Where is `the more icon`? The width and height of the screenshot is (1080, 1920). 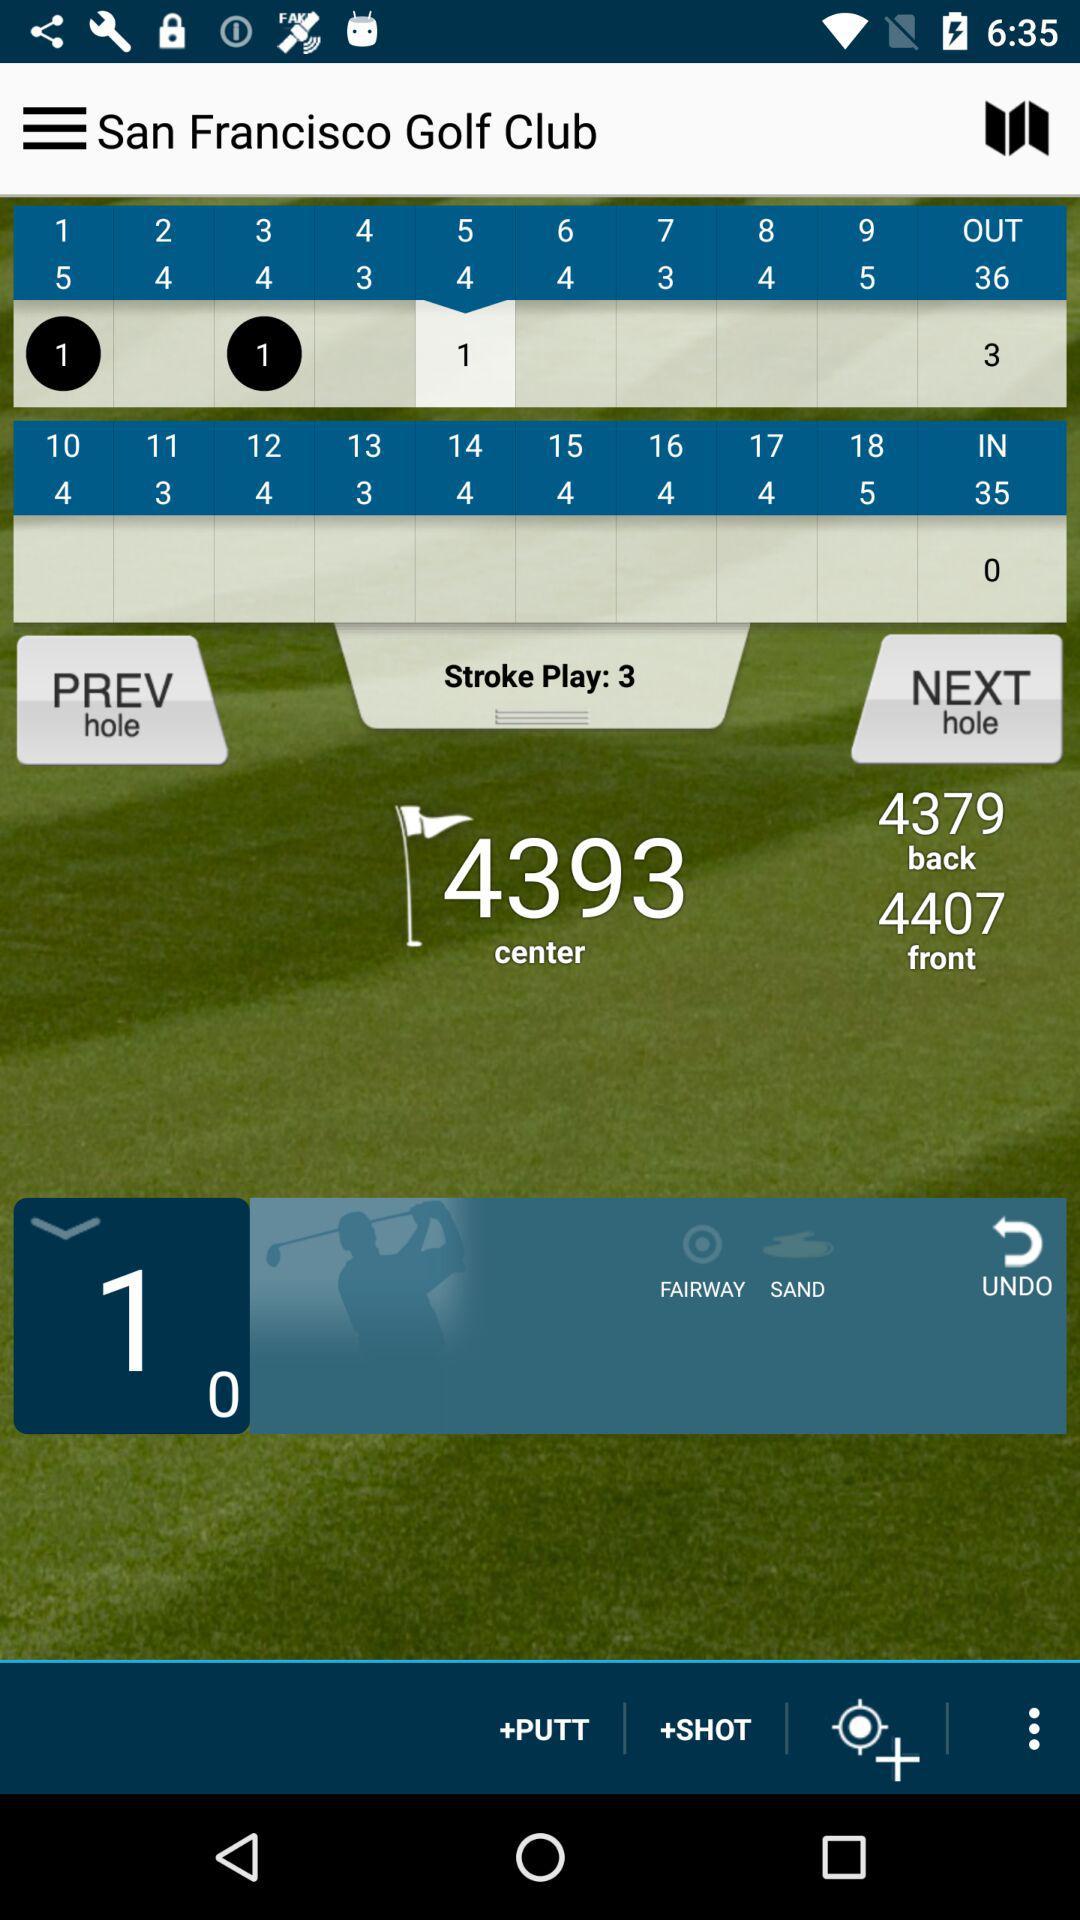
the more icon is located at coordinates (1014, 1727).